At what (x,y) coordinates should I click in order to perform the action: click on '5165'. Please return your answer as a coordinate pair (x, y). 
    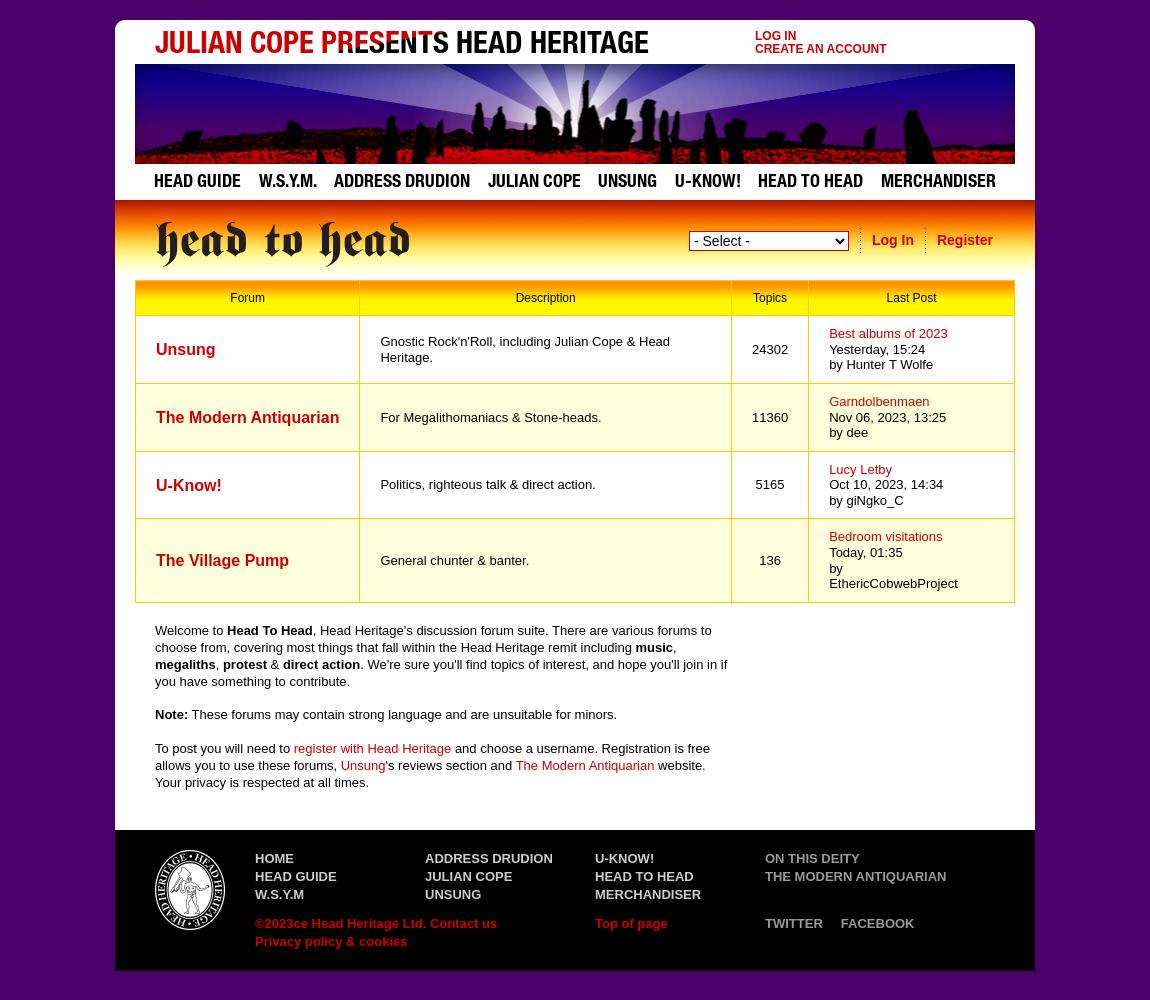
    Looking at the image, I should click on (768, 483).